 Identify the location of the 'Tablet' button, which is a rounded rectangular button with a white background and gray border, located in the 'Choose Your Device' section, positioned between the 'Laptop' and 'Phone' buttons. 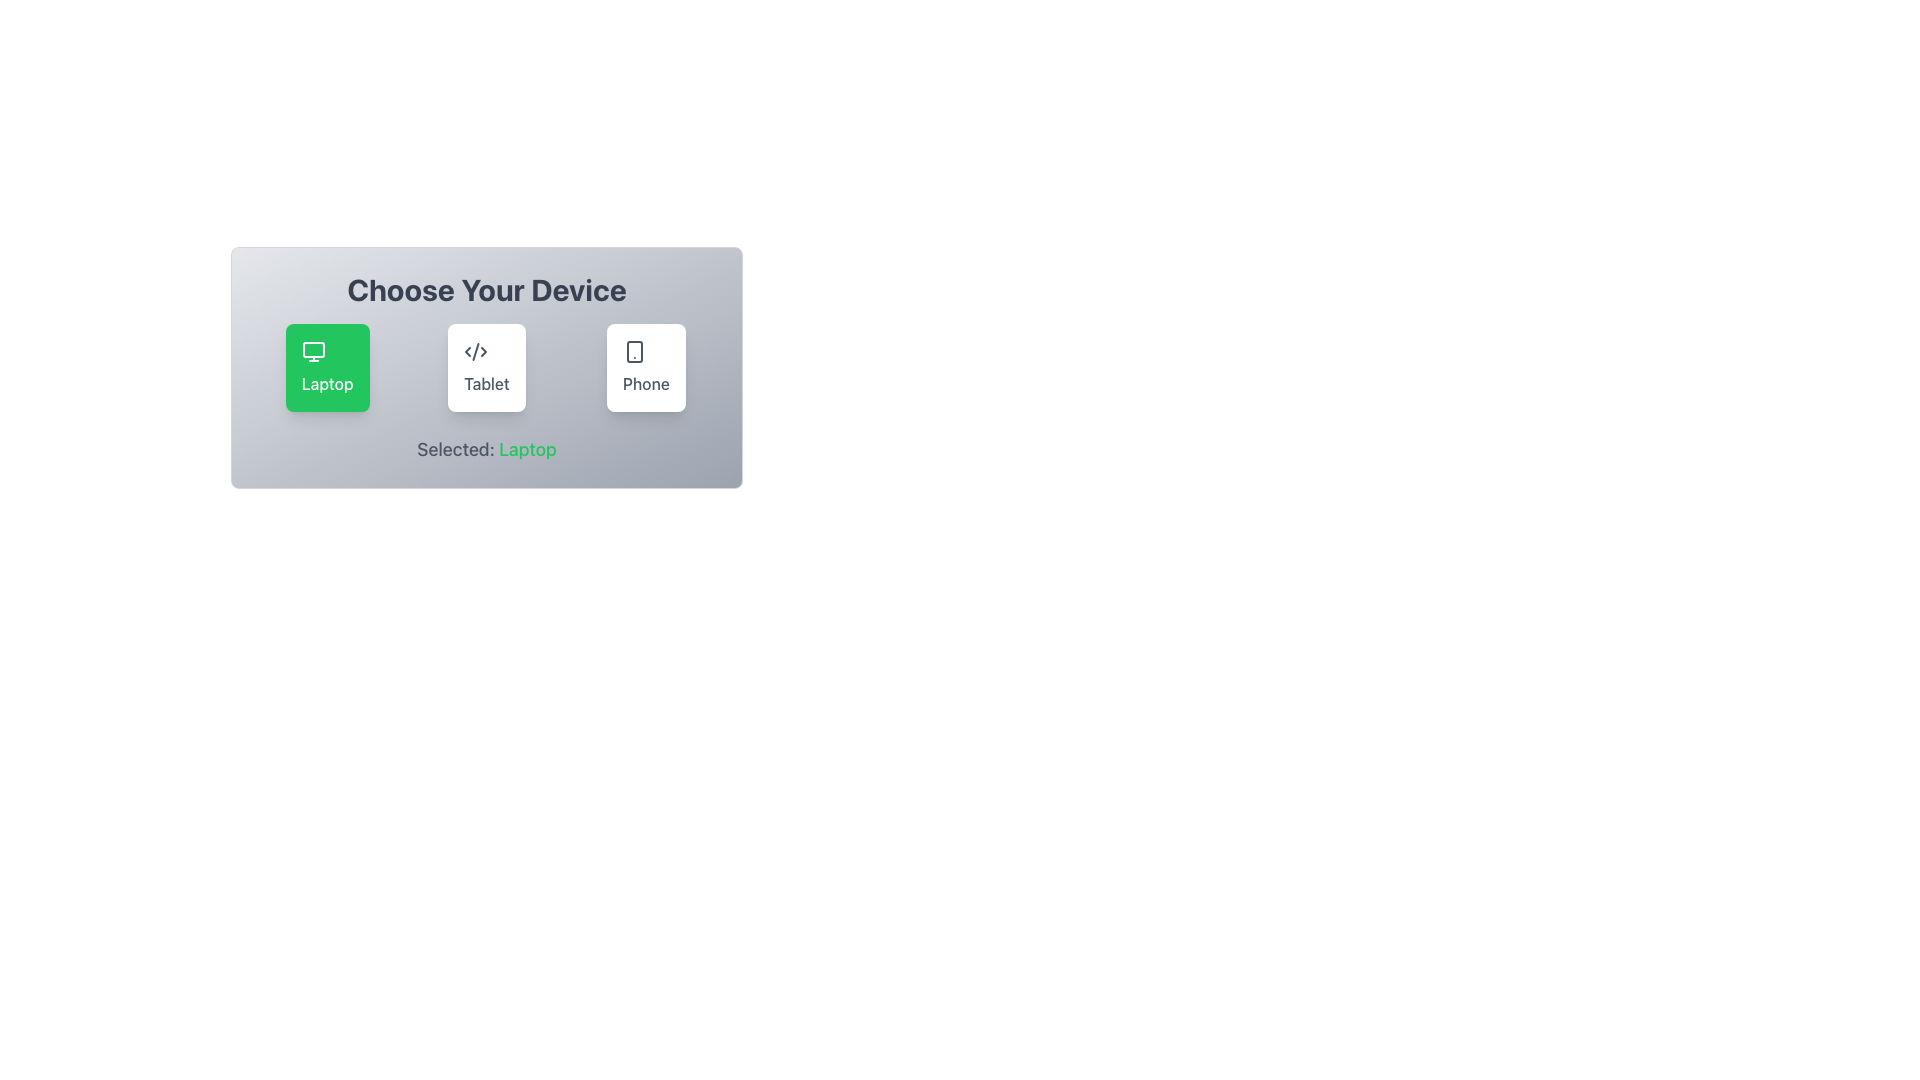
(486, 367).